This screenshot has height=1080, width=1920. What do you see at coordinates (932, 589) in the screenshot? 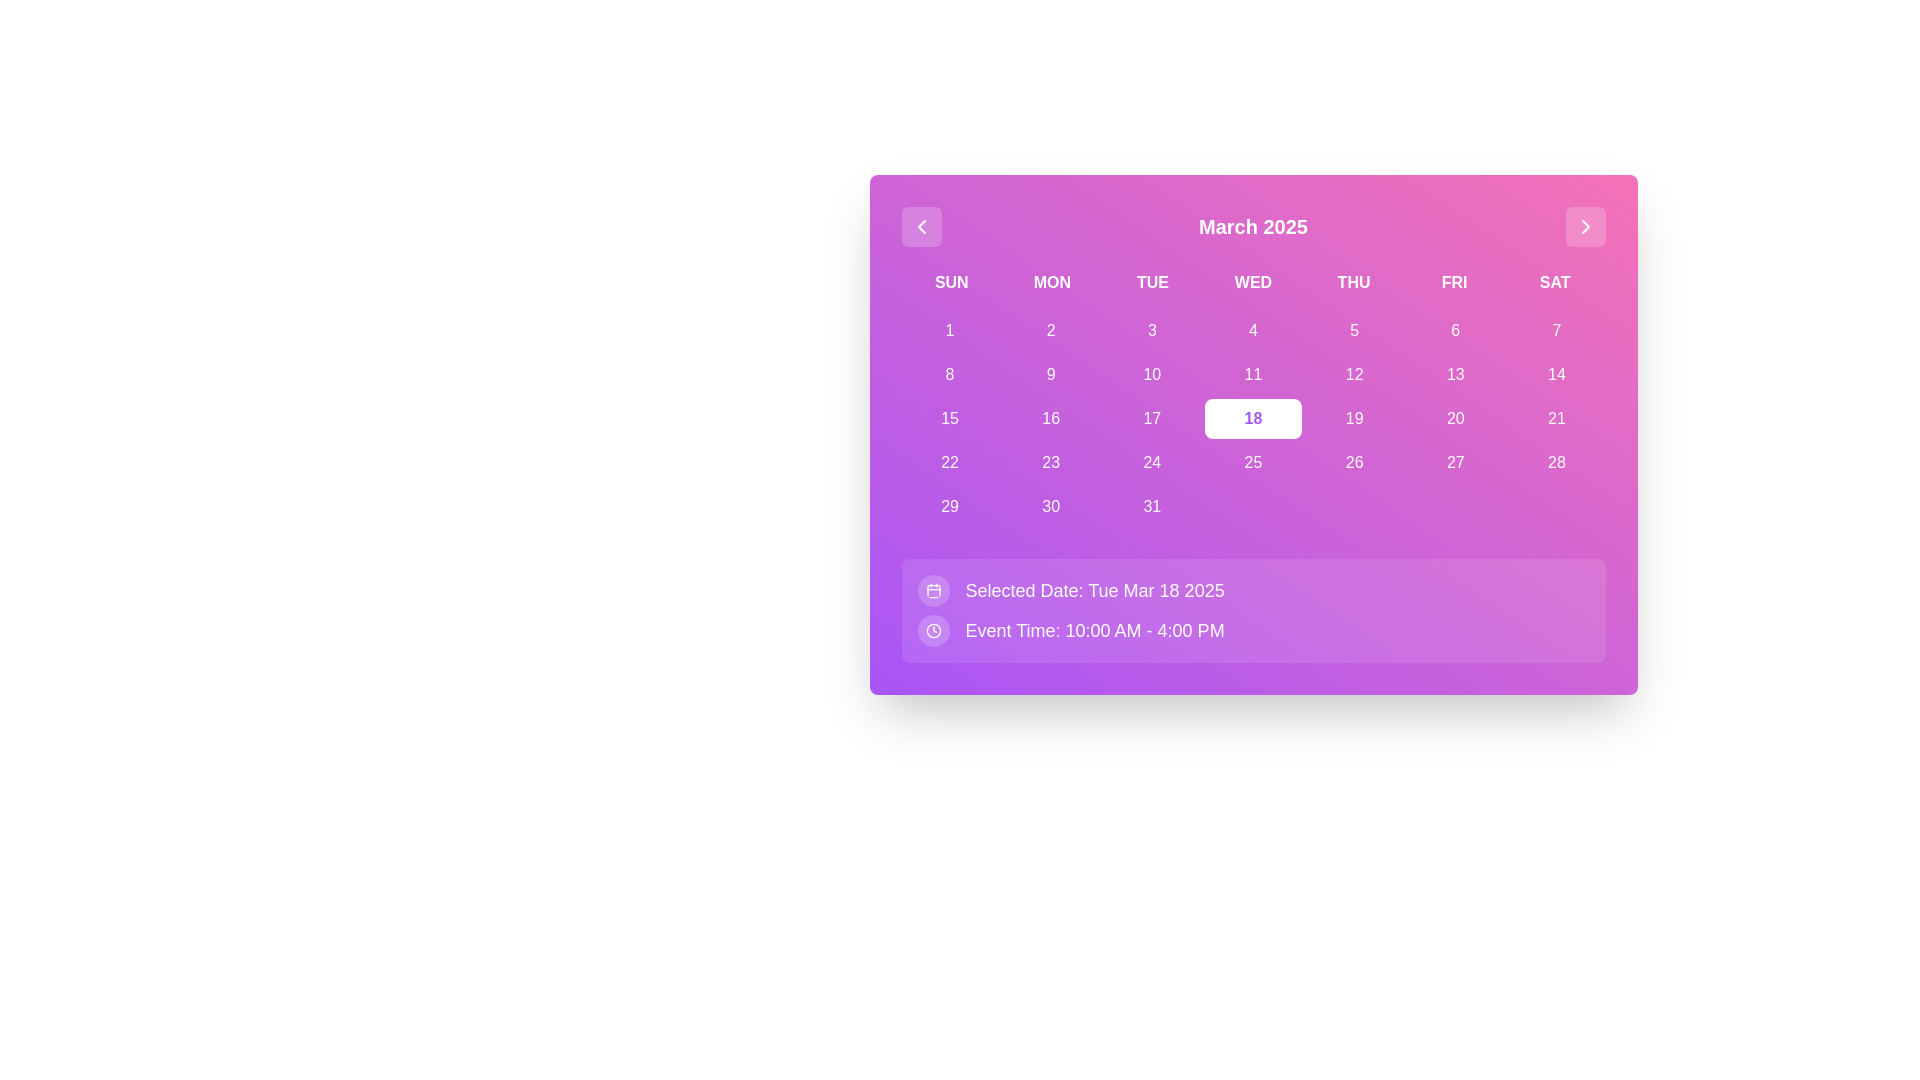
I see `the decorative or informative icon indicating the date-related attribute next to the text 'Selected Date: Tue Mar 18 2025'` at bounding box center [932, 589].